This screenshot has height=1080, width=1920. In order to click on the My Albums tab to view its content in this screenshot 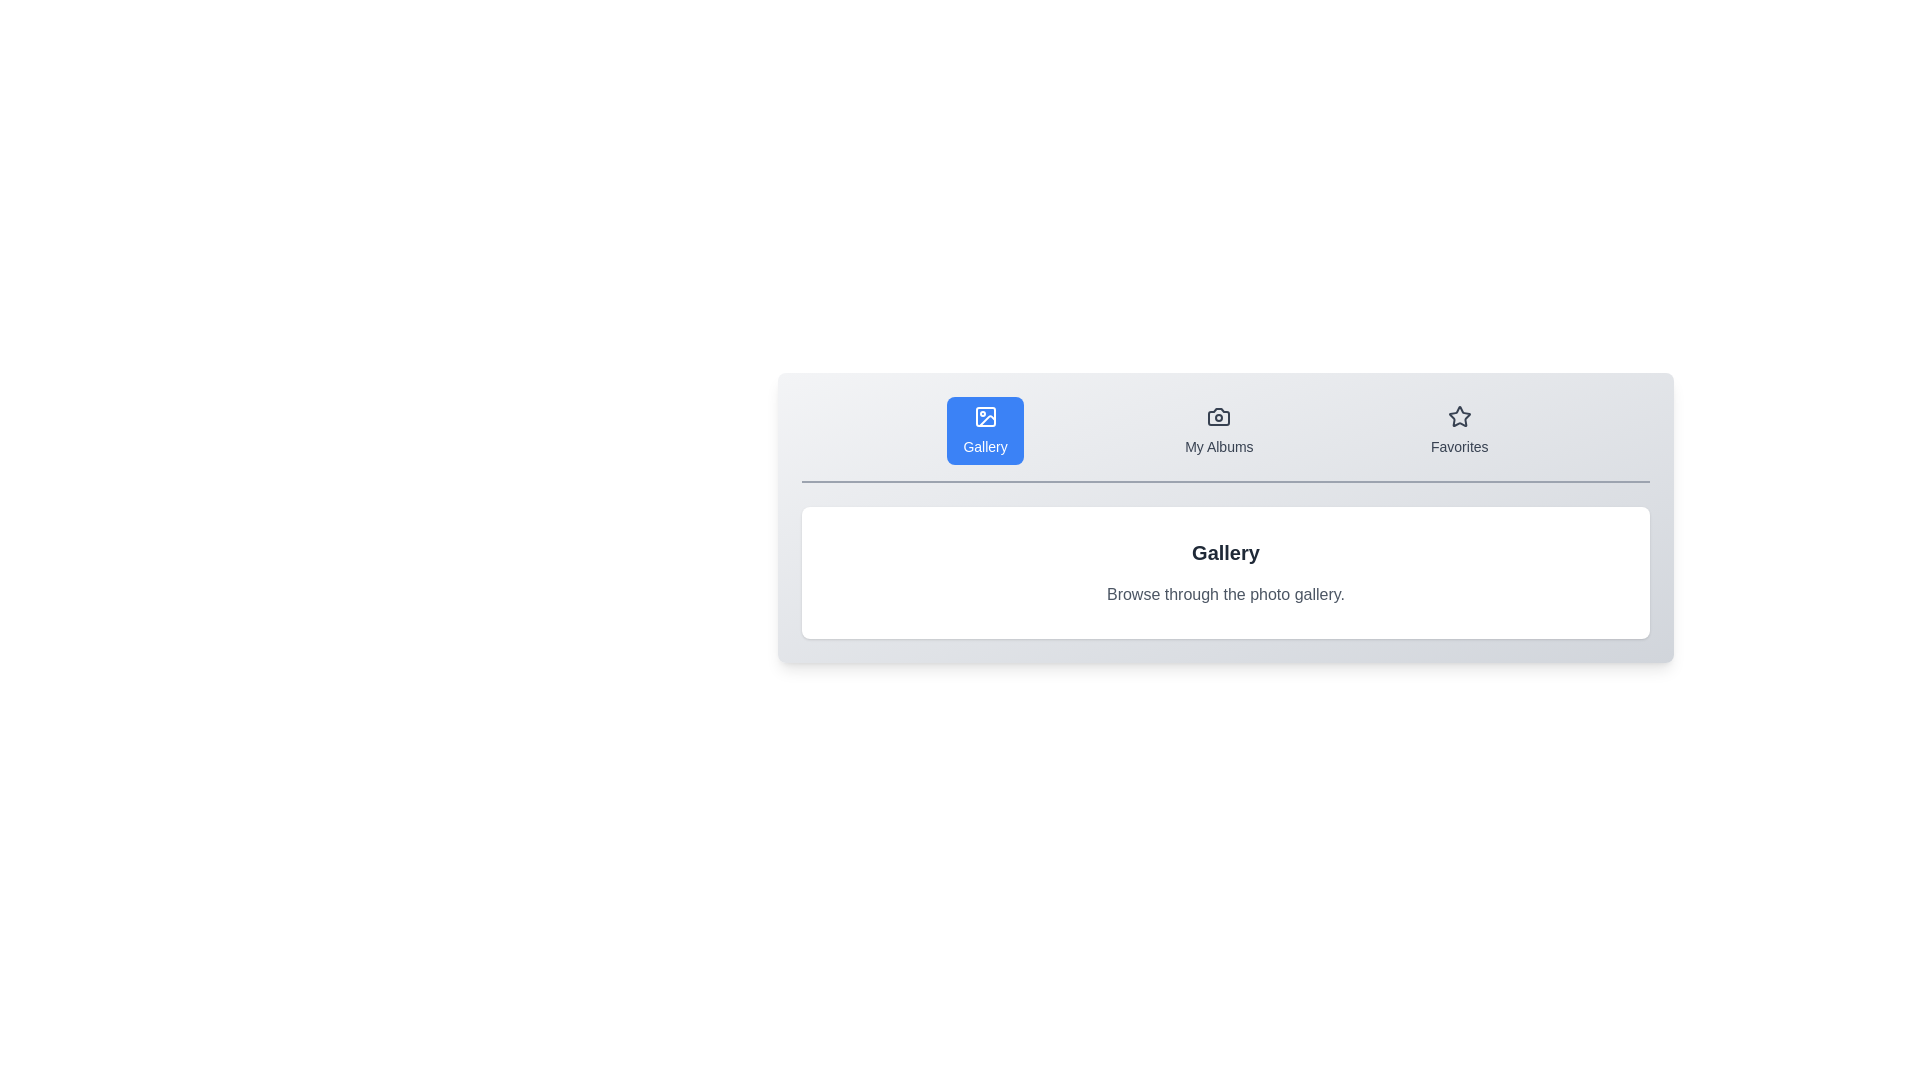, I will do `click(1218, 430)`.